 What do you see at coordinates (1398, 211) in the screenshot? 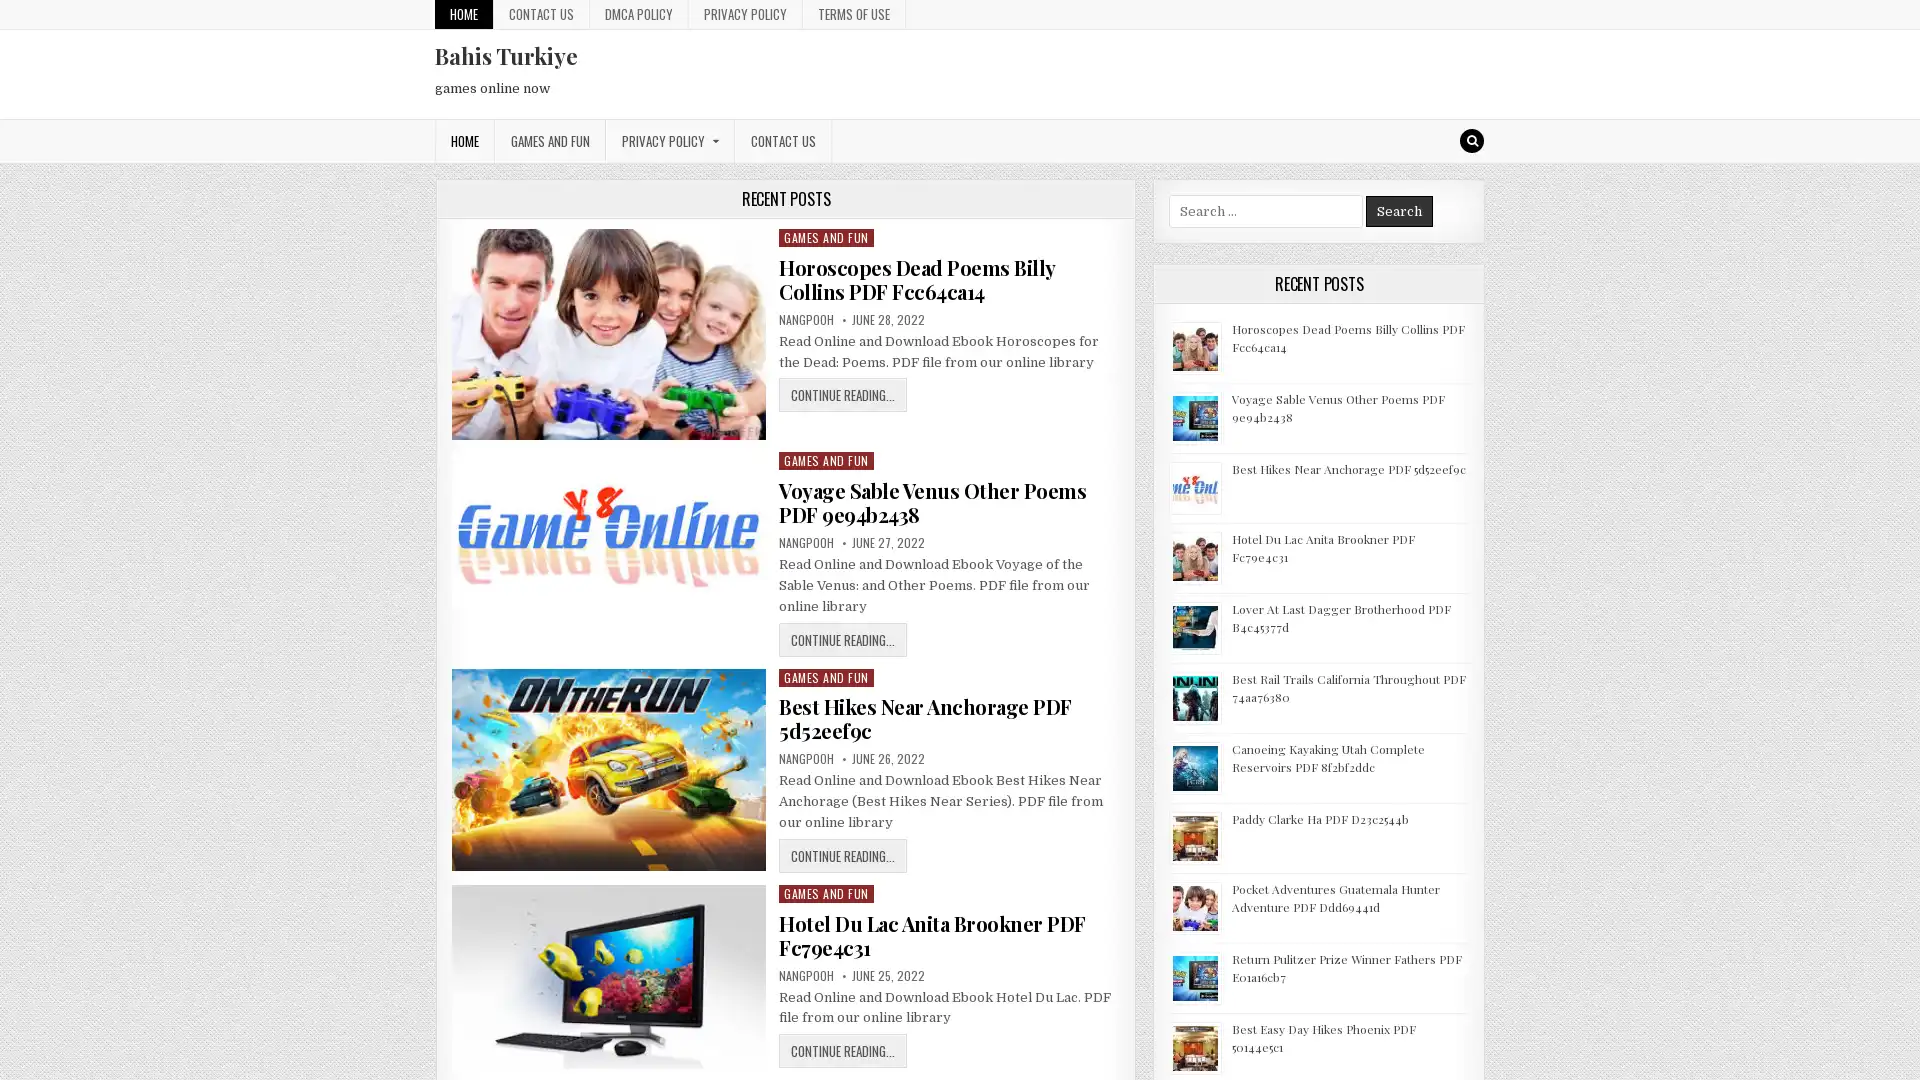
I see `Search` at bounding box center [1398, 211].